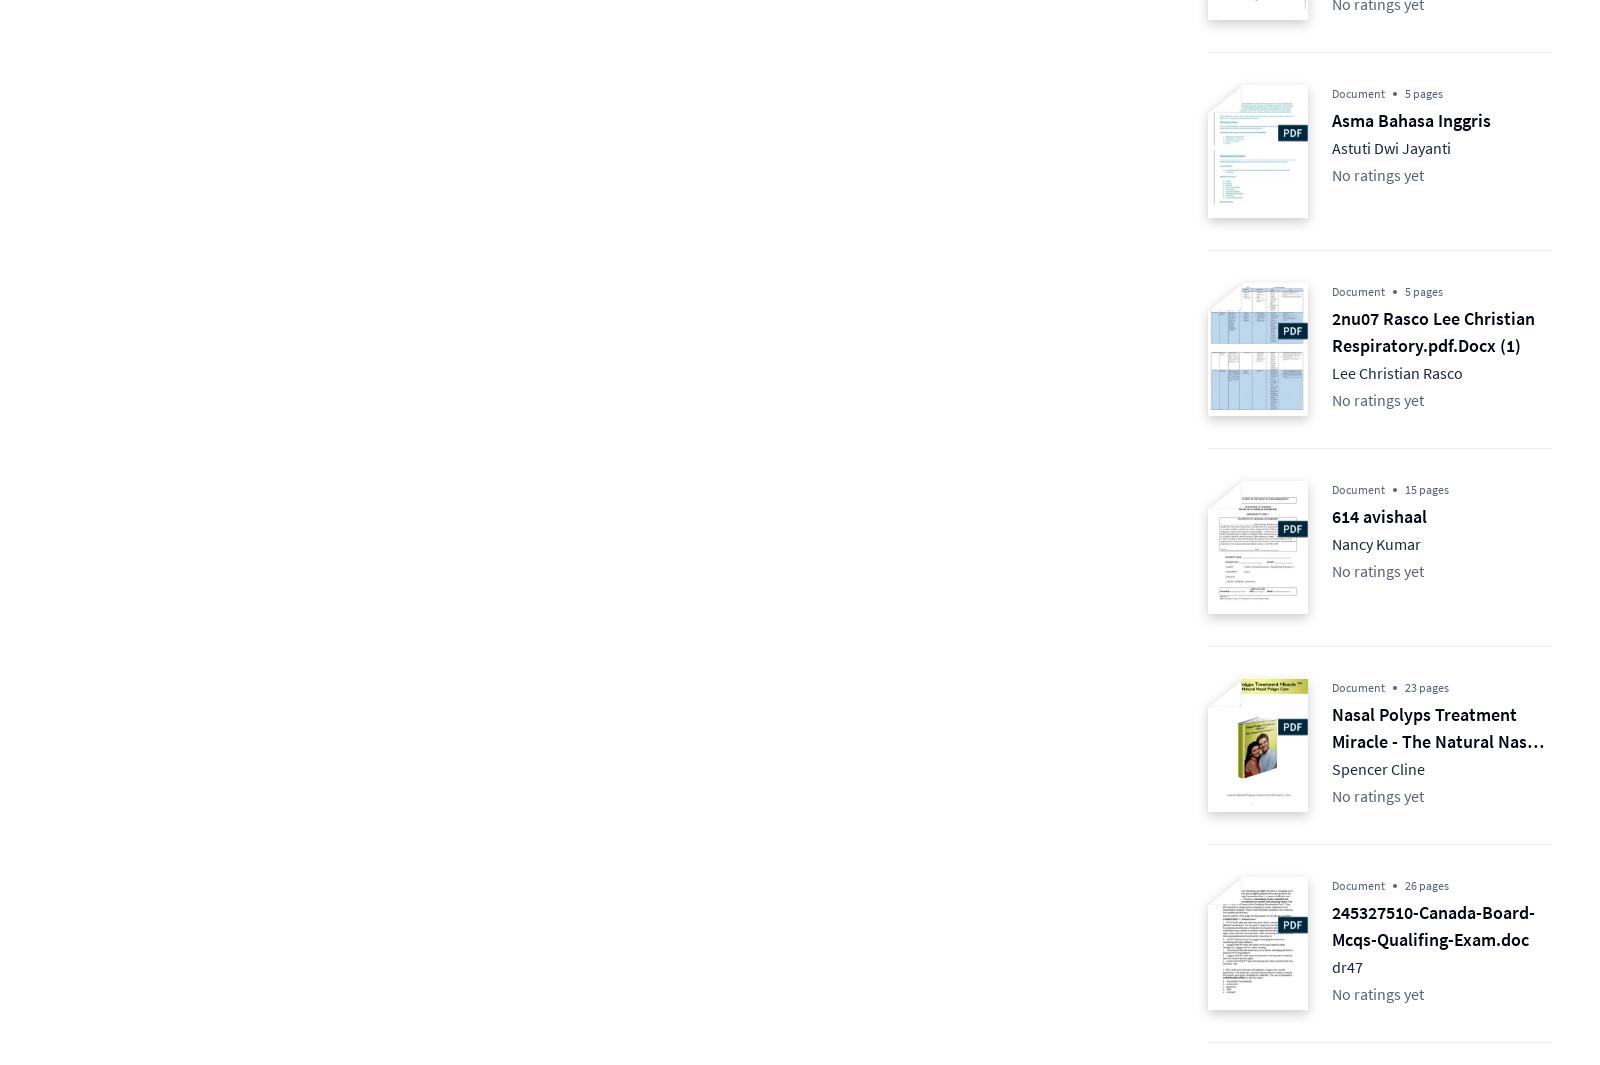  I want to click on 'Nasal Polyps Treatment Miracle - The Natural Nasal Polyps Cure', so click(1436, 741).